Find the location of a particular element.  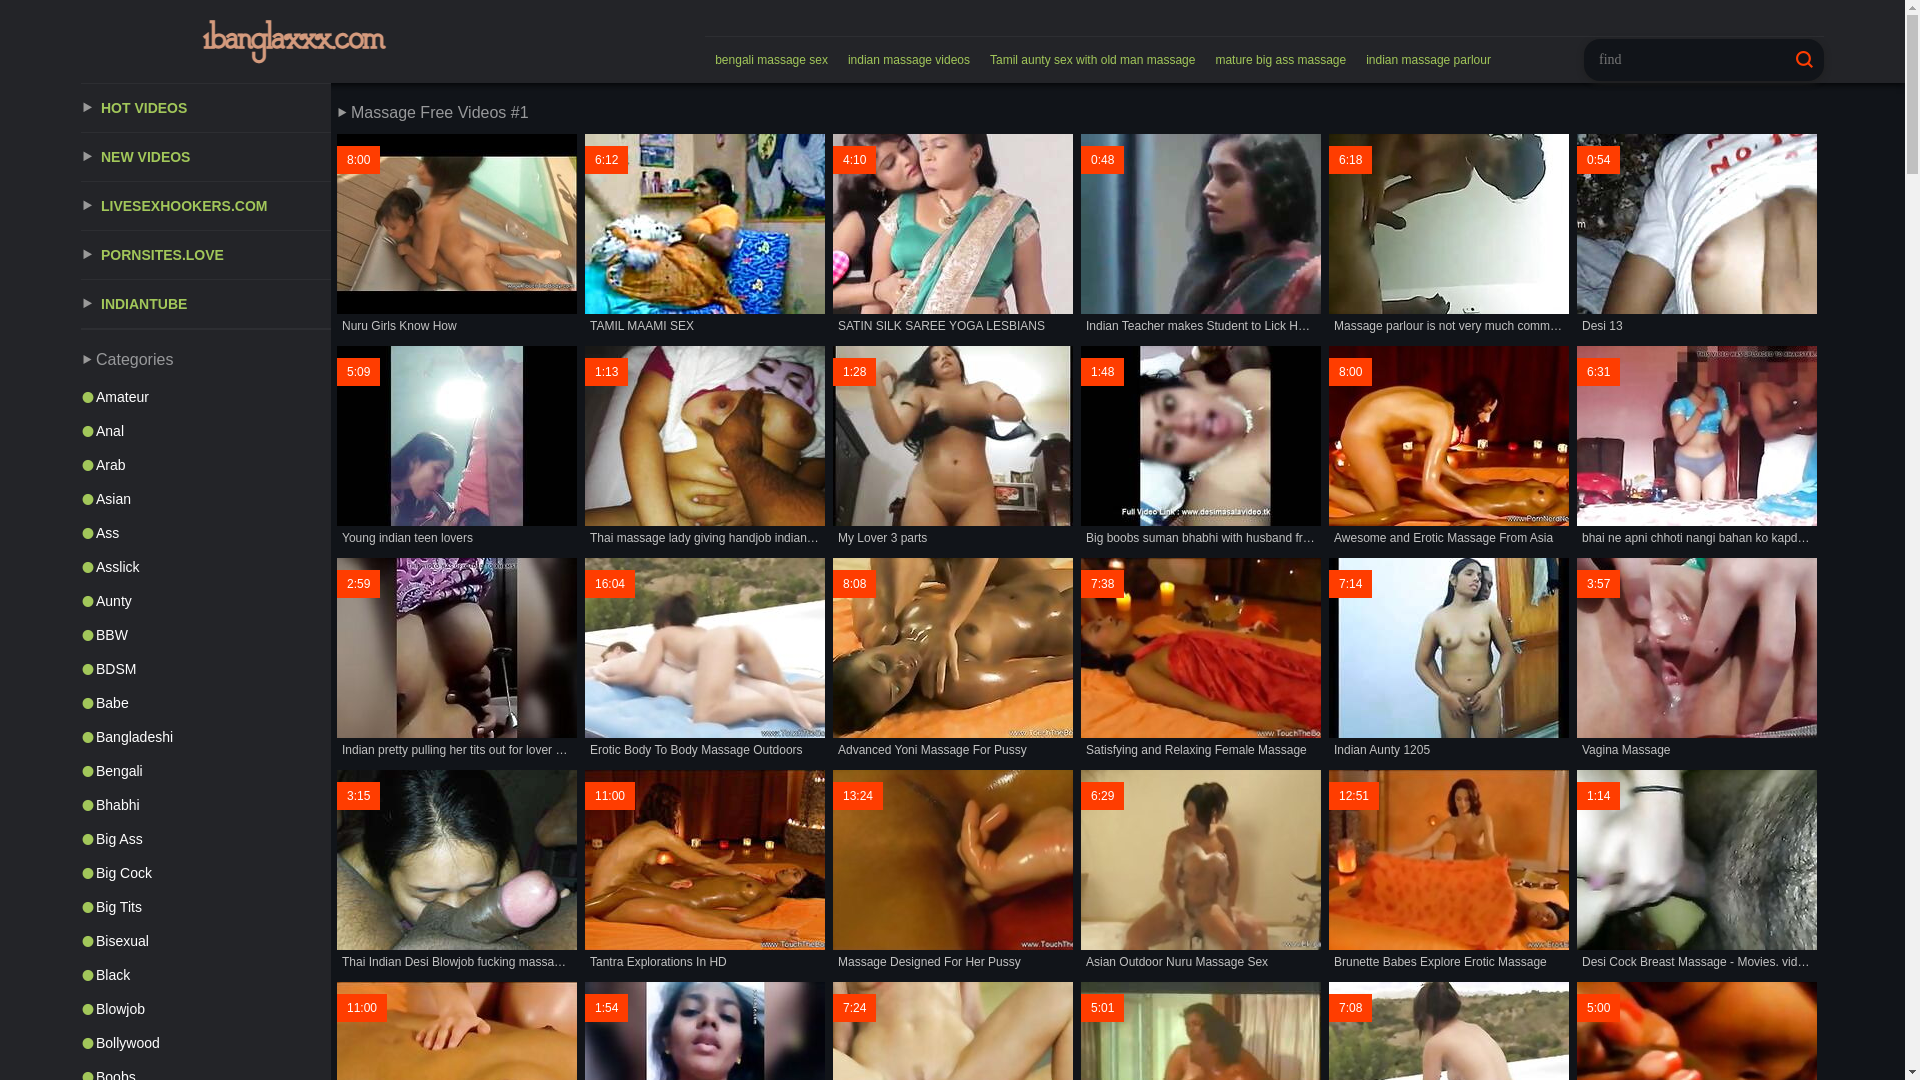

'bengali massage sex' is located at coordinates (770, 59).